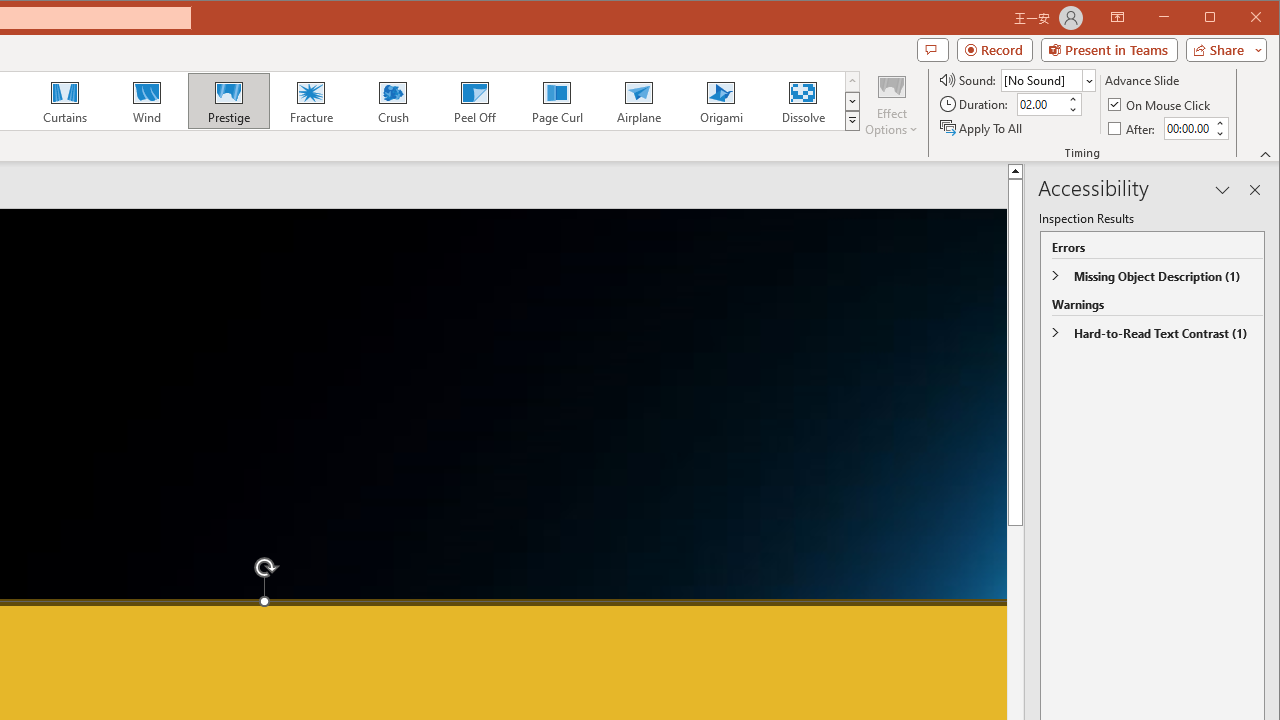 The width and height of the screenshot is (1280, 720). Describe the element at coordinates (229, 100) in the screenshot. I see `'Prestige'` at that location.